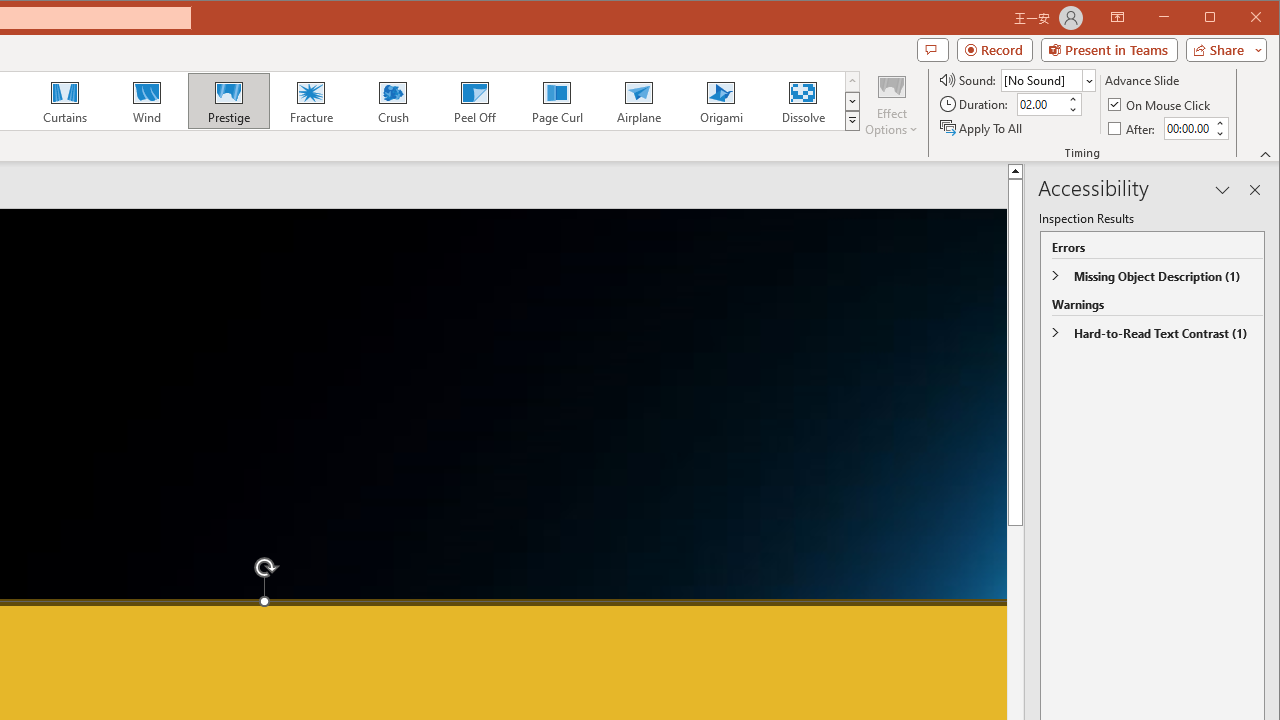 The width and height of the screenshot is (1280, 720). Describe the element at coordinates (229, 100) in the screenshot. I see `'Prestige'` at that location.